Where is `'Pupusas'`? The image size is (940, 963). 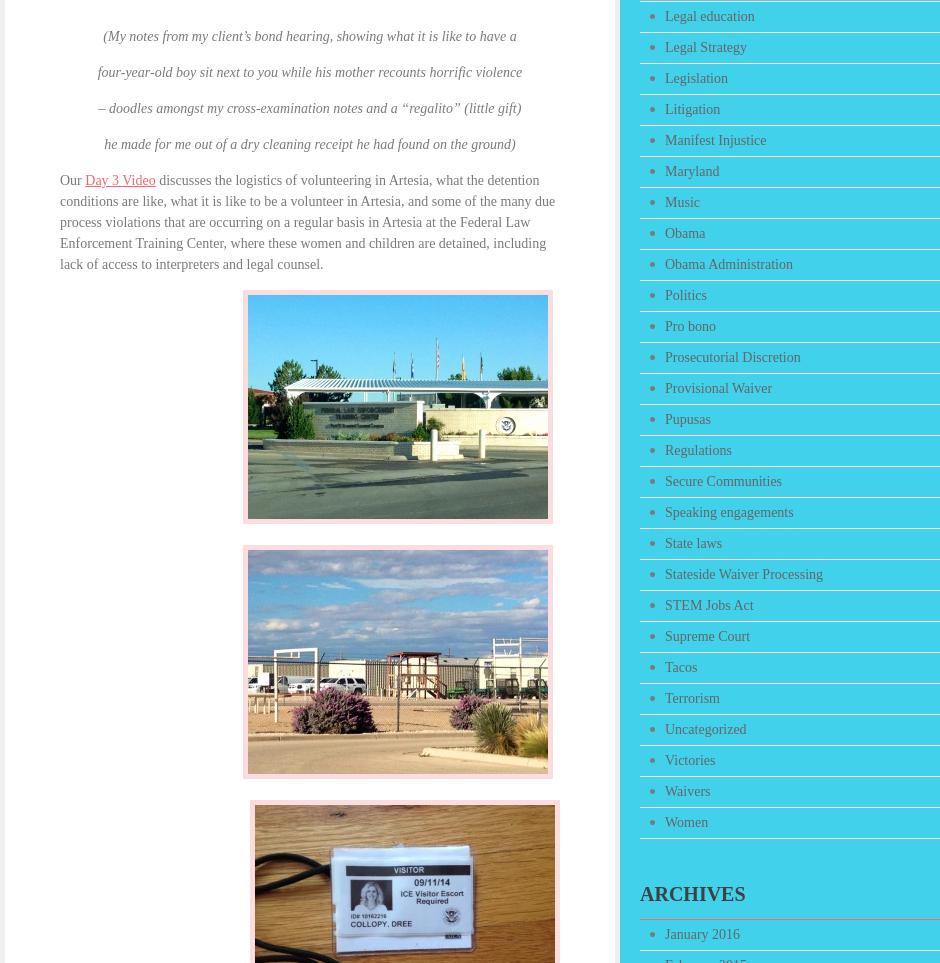
'Pupusas' is located at coordinates (686, 419).